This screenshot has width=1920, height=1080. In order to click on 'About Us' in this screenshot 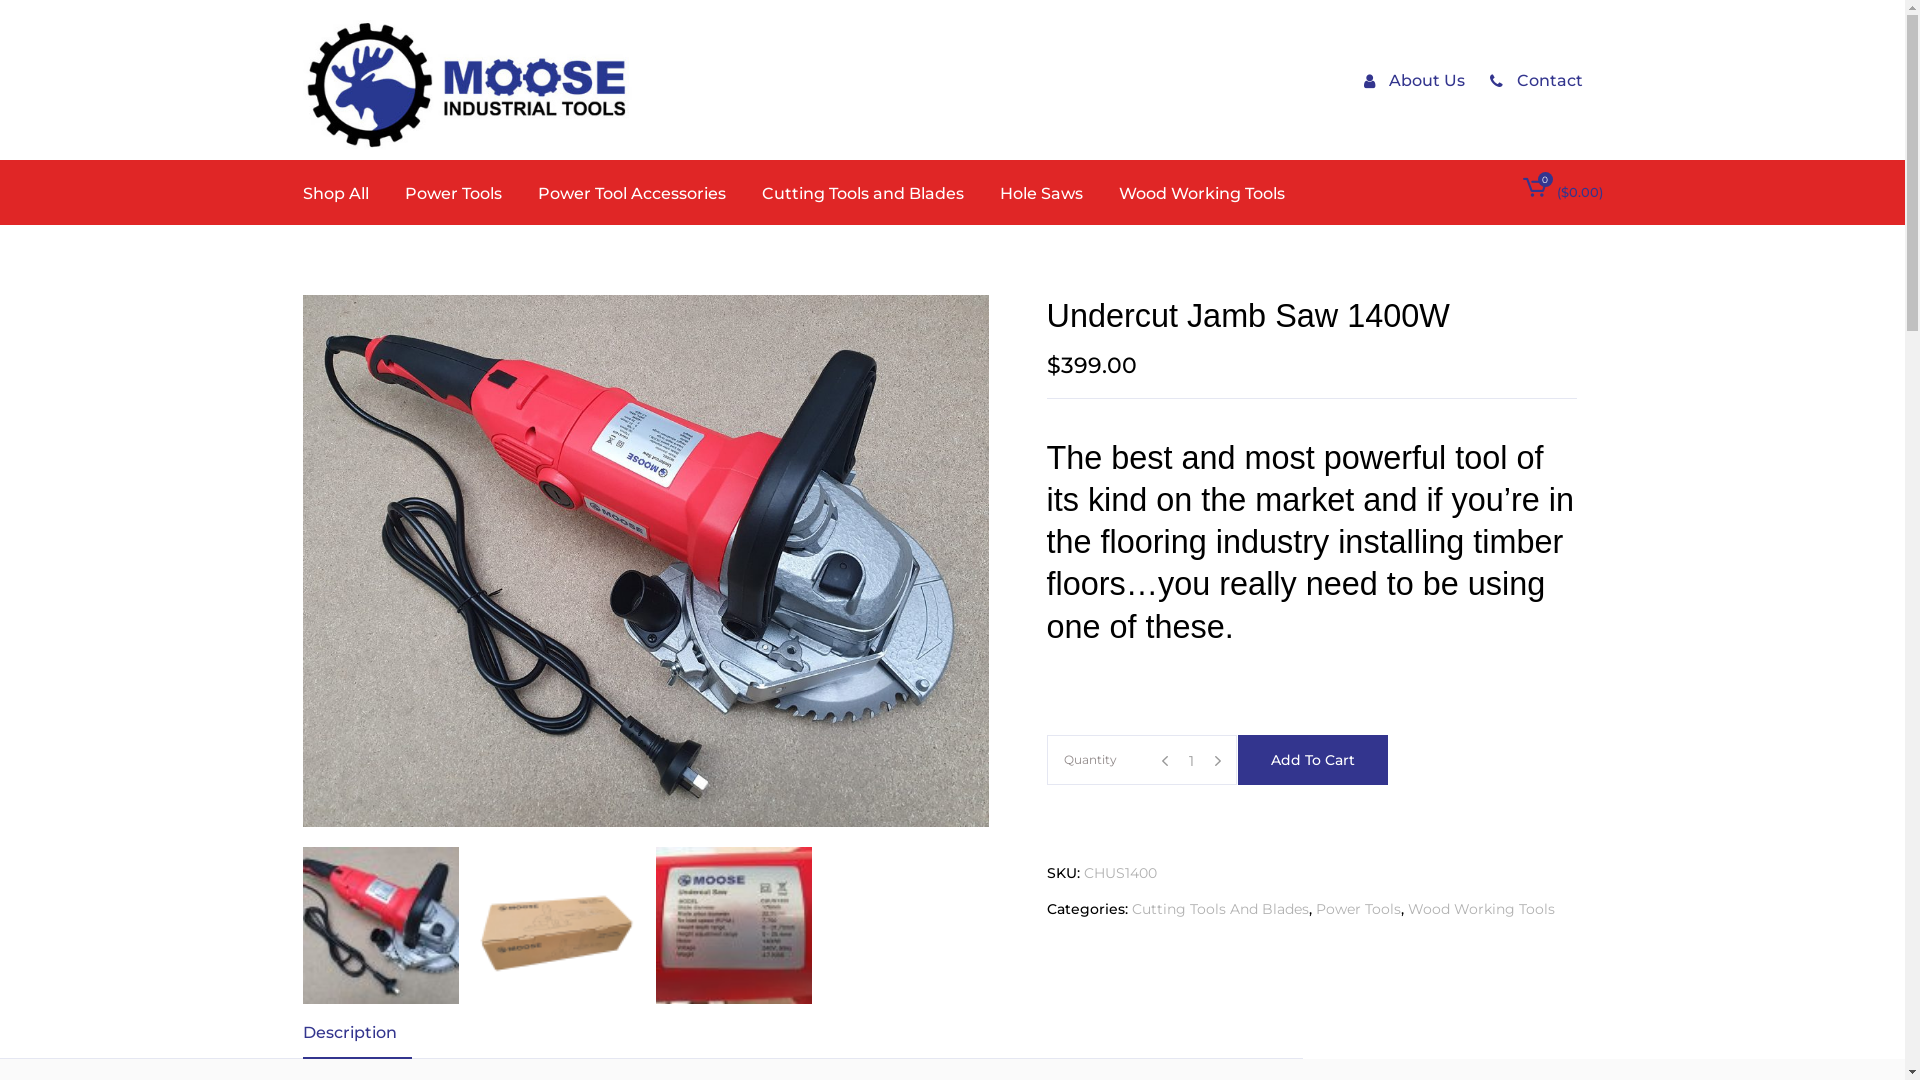, I will do `click(1362, 79)`.